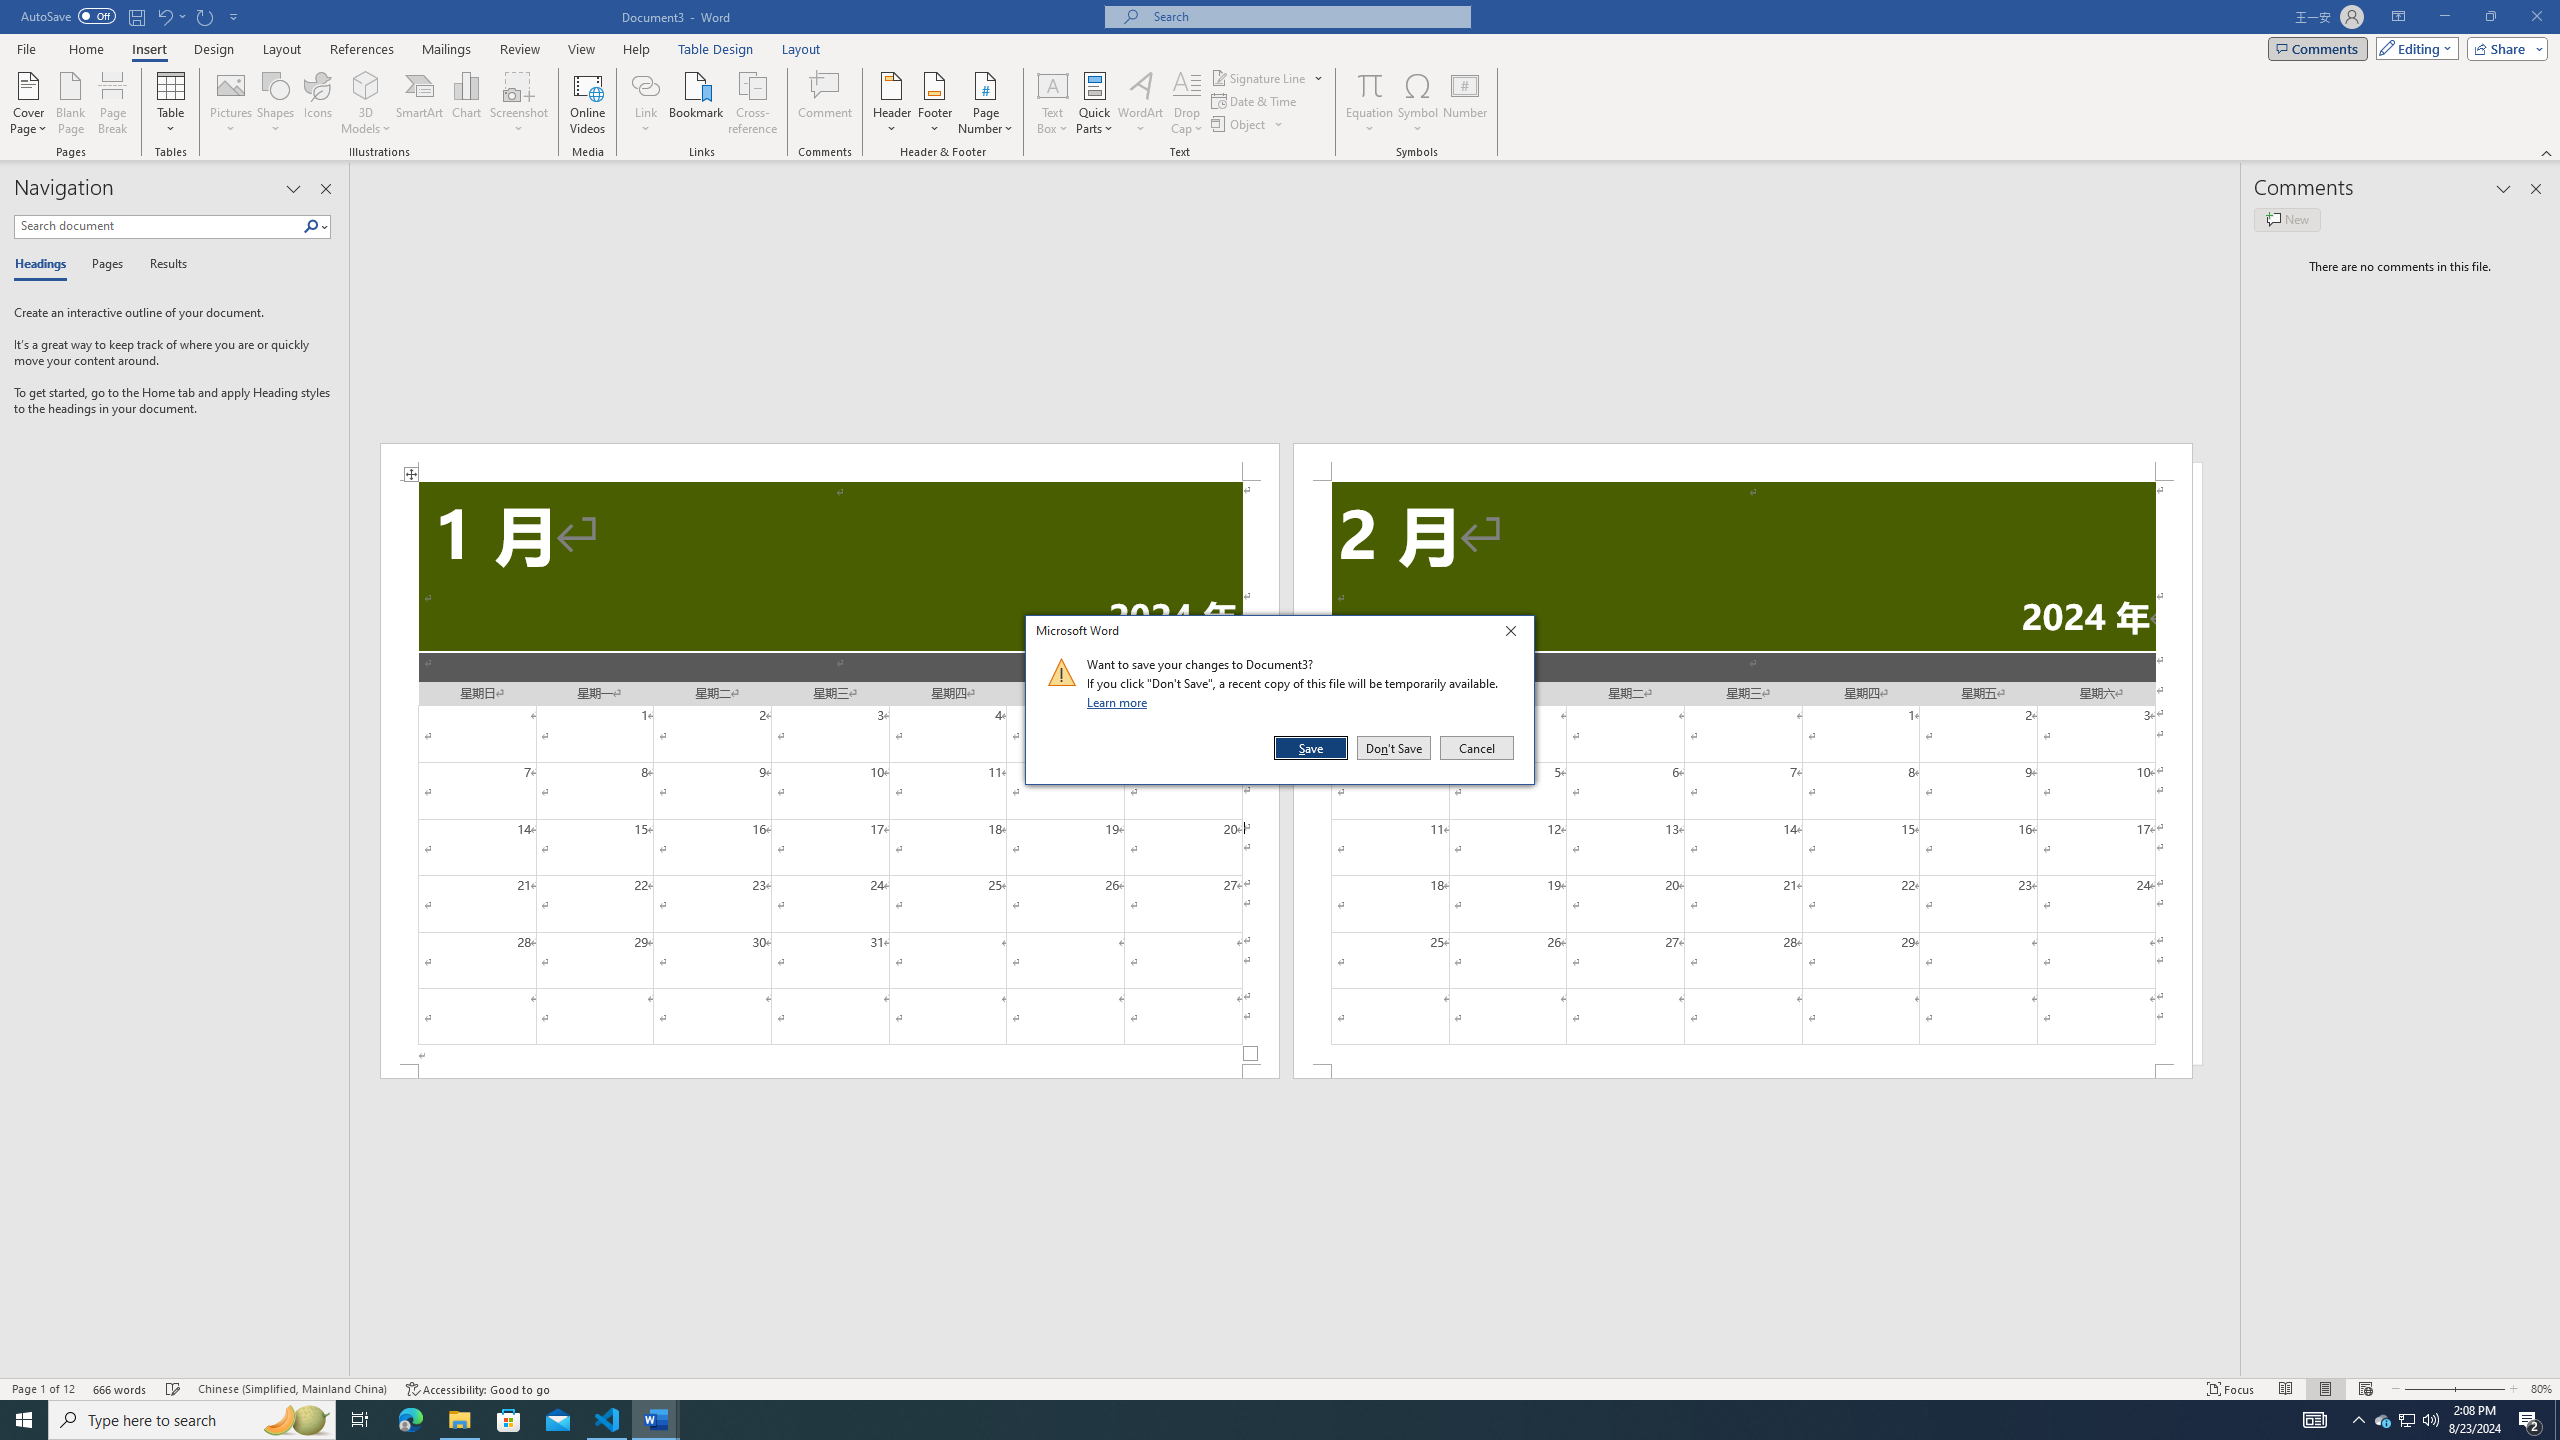 This screenshot has width=2560, height=1440. Describe the element at coordinates (111, 103) in the screenshot. I see `'Page Break'` at that location.